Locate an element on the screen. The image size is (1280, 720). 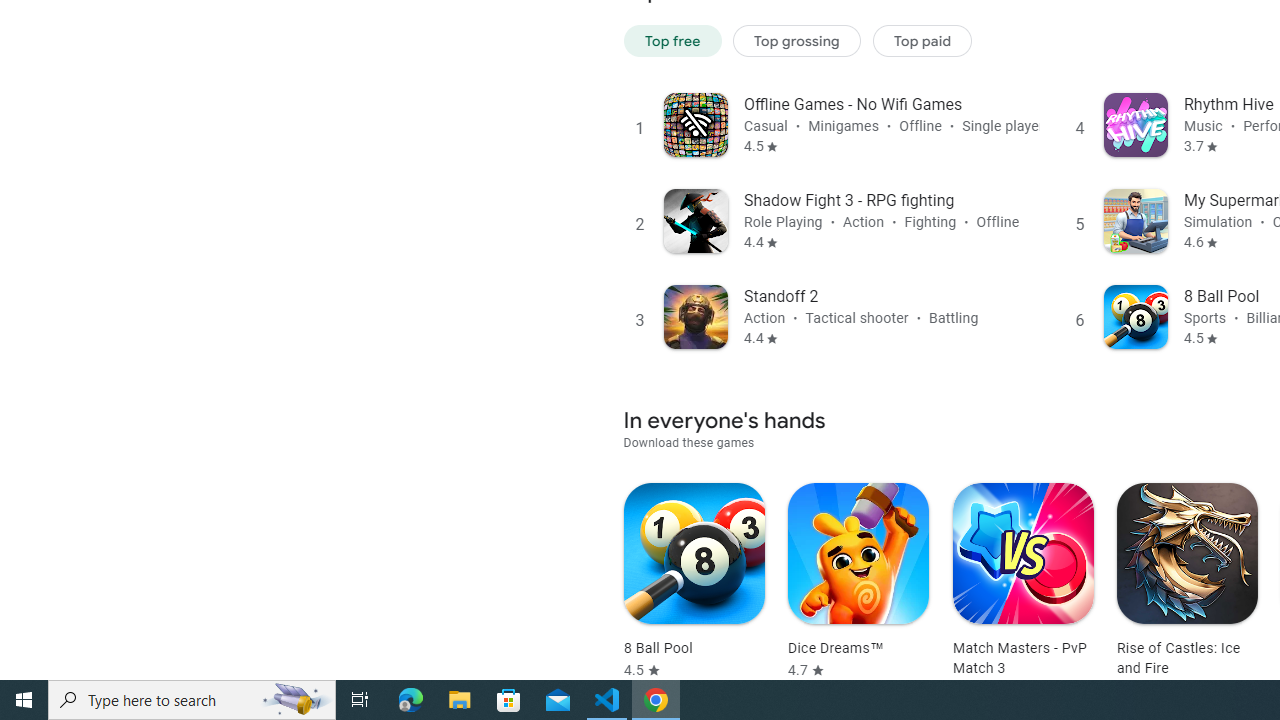
'Top grossing' is located at coordinates (796, 40).